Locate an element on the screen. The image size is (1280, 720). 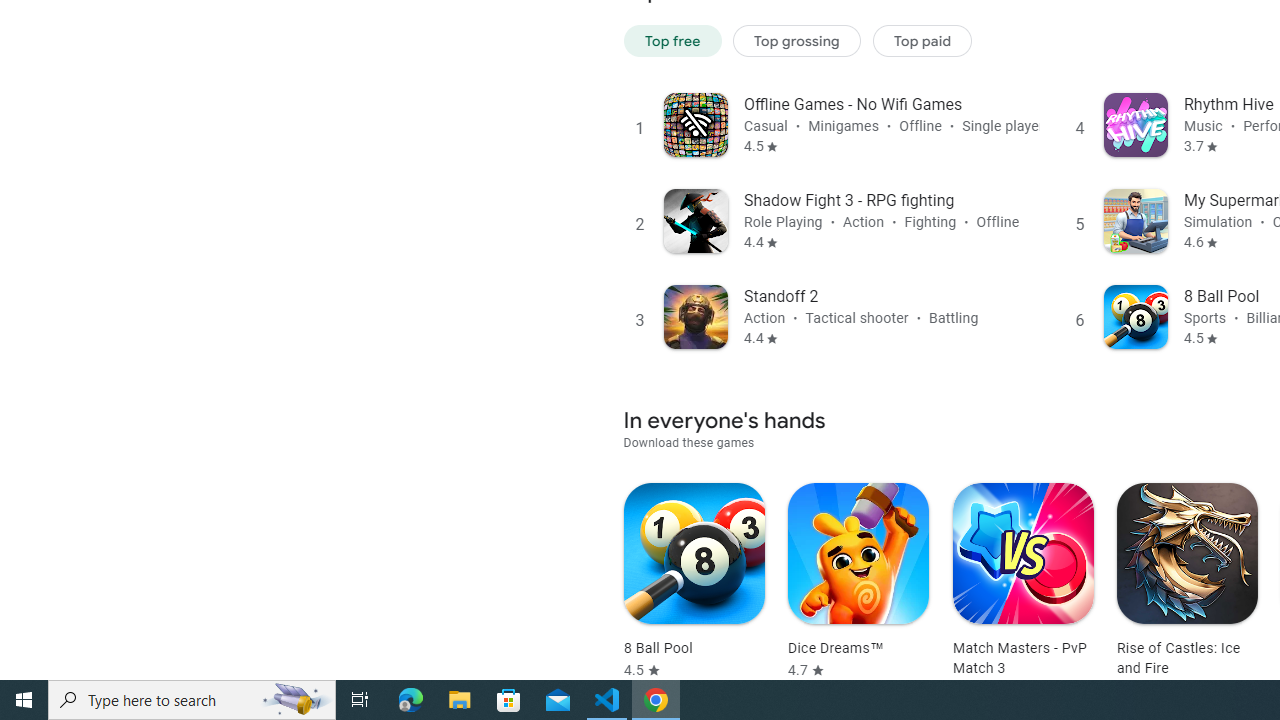
'Top grossing' is located at coordinates (796, 40).